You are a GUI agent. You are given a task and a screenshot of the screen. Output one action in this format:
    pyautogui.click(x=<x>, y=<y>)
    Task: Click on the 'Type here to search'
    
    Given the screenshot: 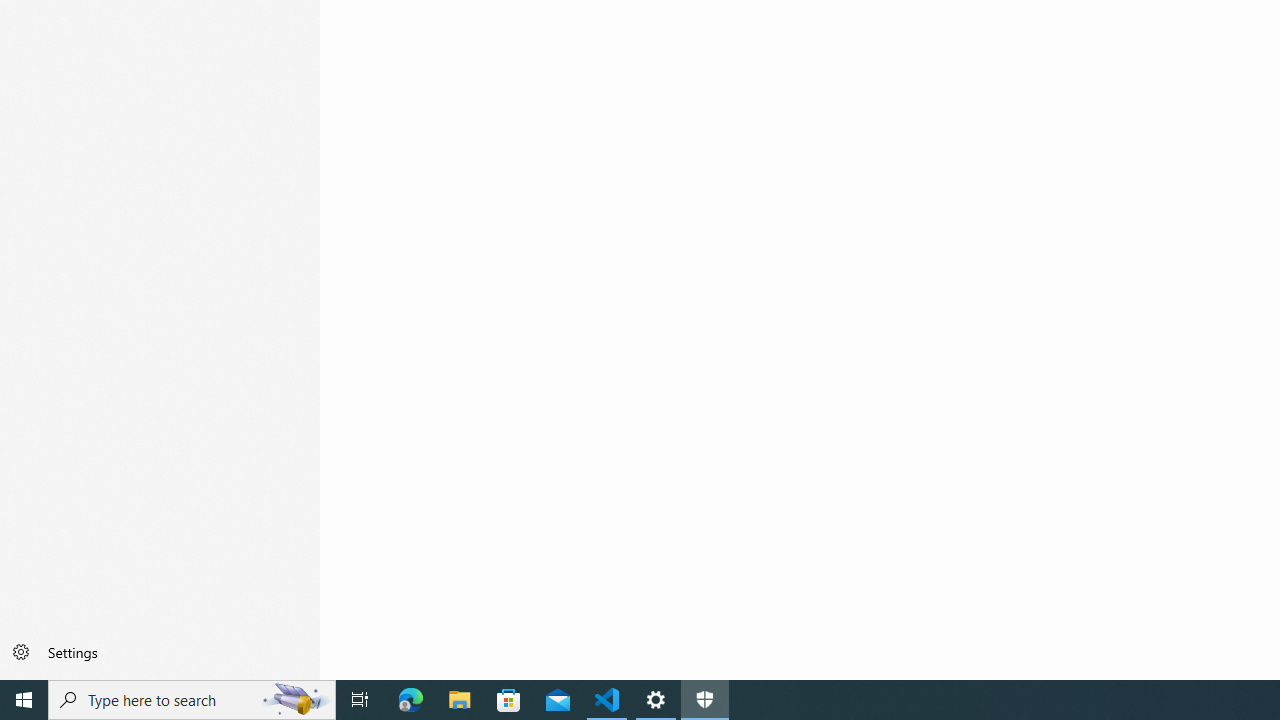 What is the action you would take?
    pyautogui.click(x=192, y=698)
    